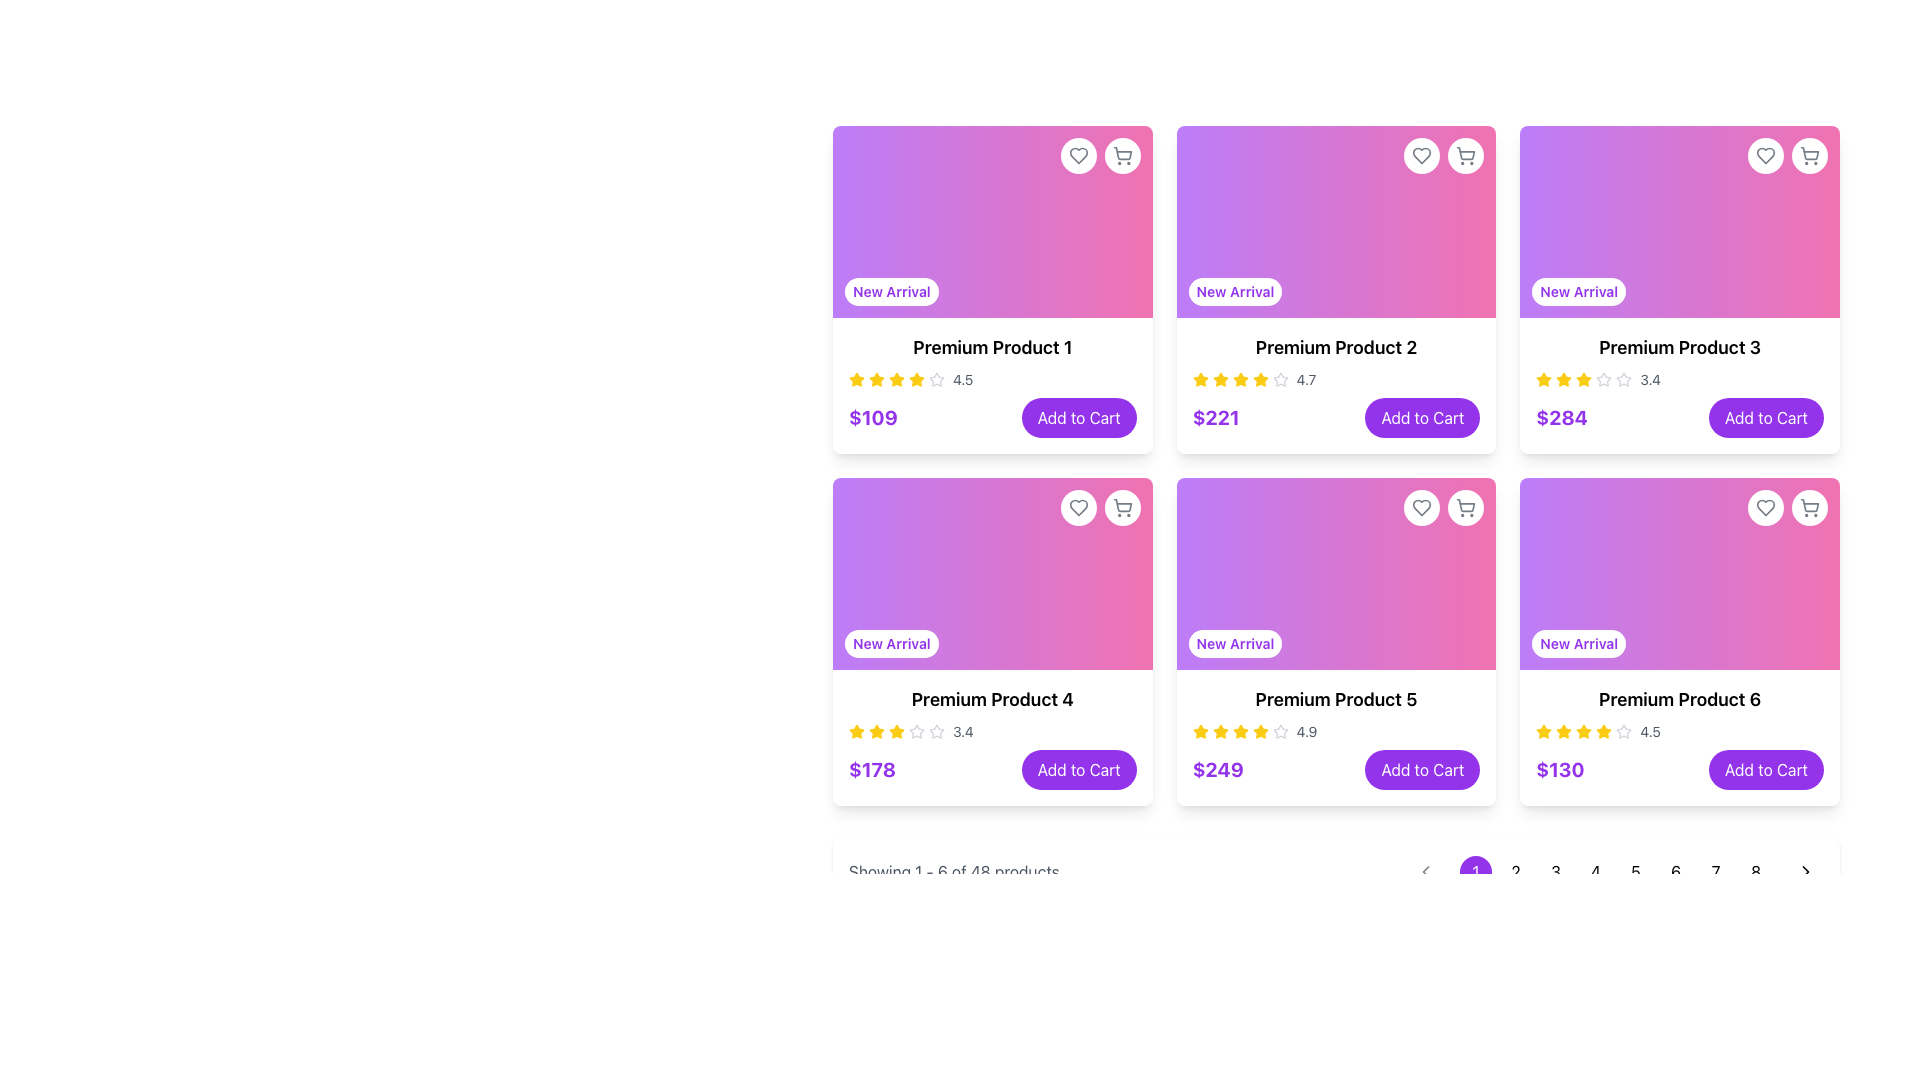  I want to click on the filled yellow star icon, which is the third star in a sequence of five stars indicating a rating of '4.5' for 'Premium Product 6', so click(1563, 732).